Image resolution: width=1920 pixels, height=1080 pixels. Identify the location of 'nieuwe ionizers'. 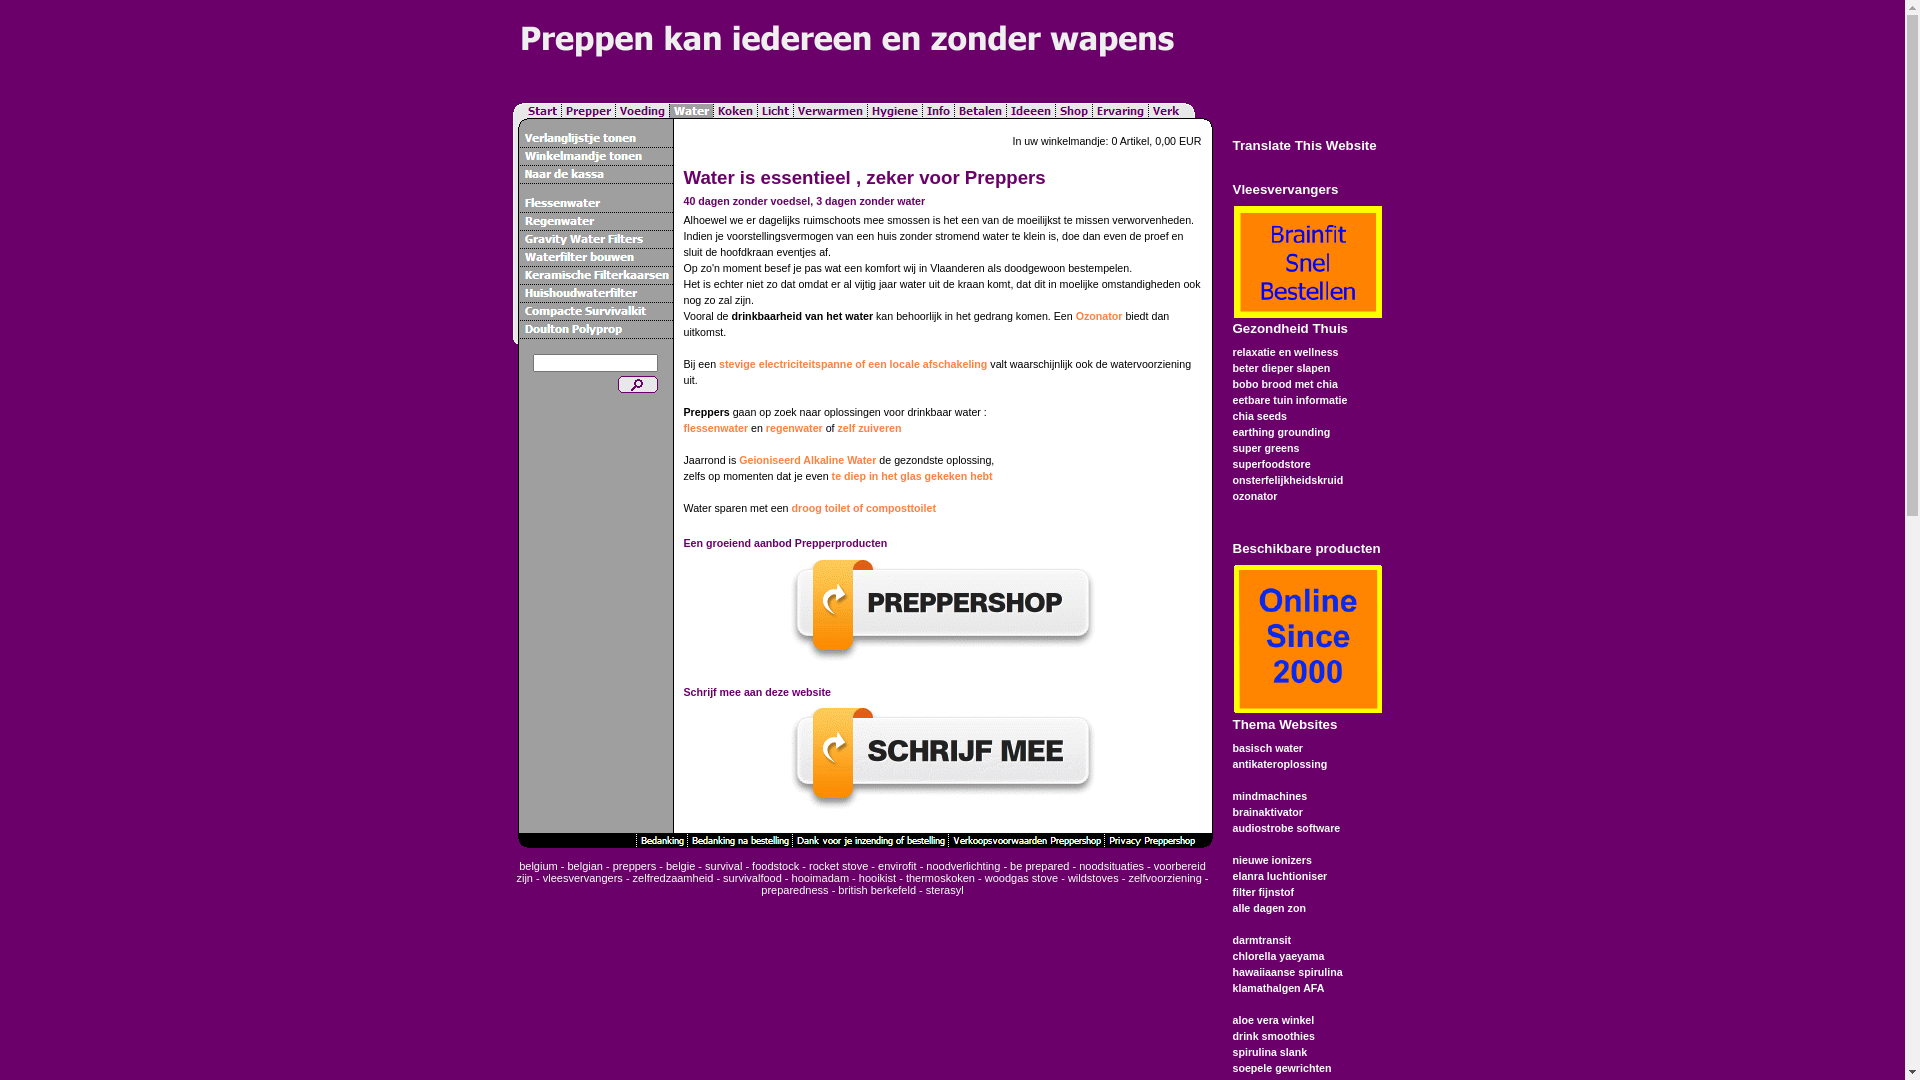
(1270, 859).